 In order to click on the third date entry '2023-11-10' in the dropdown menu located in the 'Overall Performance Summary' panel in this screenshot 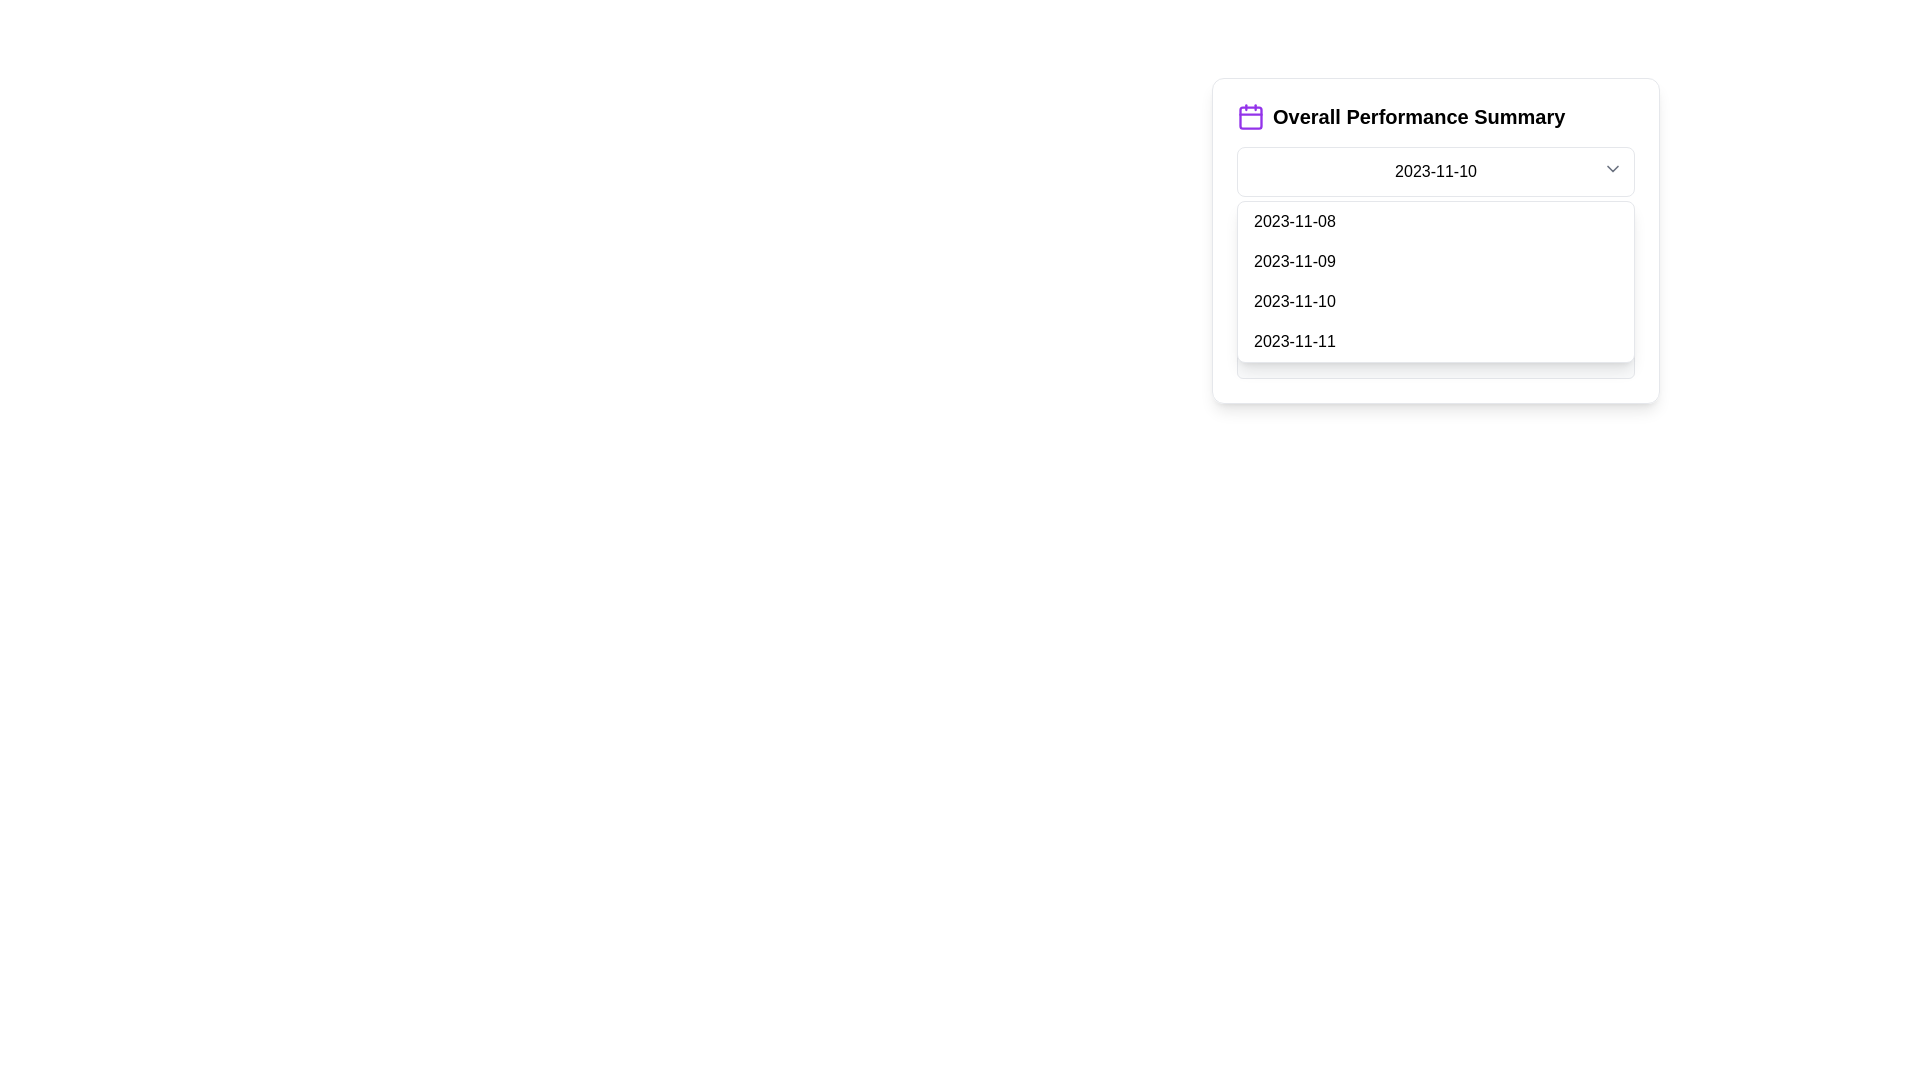, I will do `click(1434, 260)`.